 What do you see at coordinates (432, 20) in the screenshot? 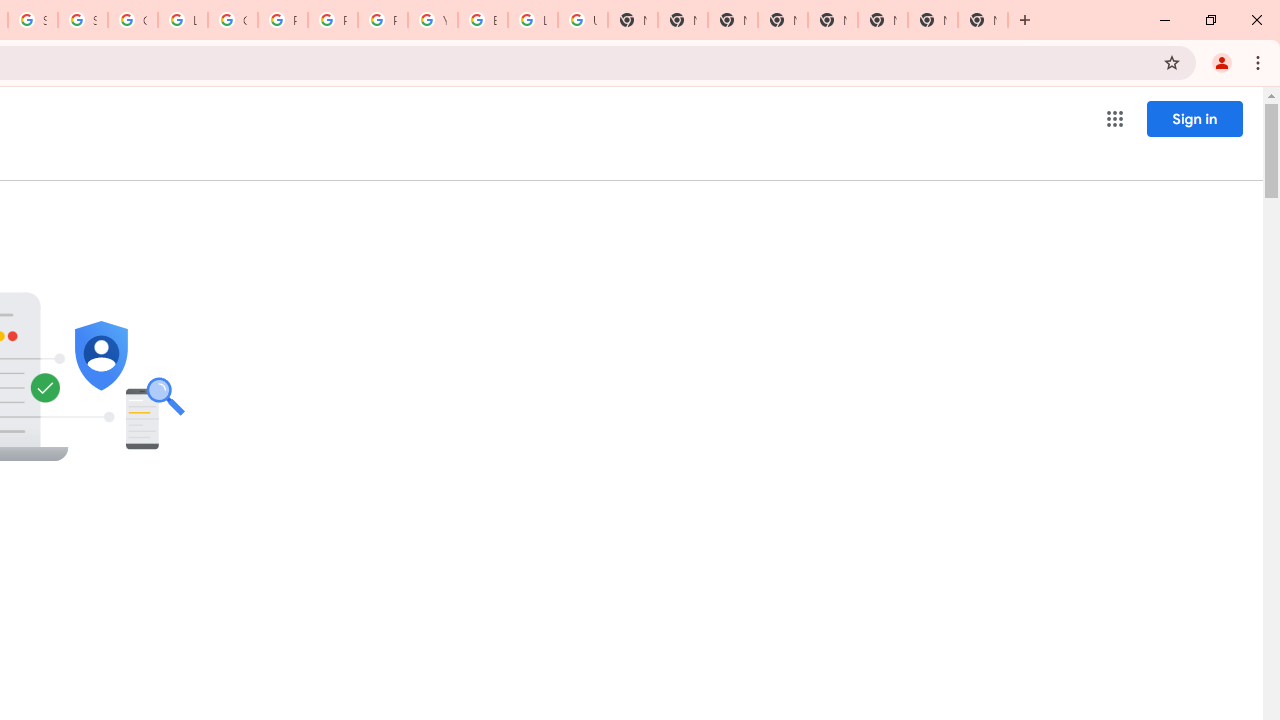
I see `'YouTube'` at bounding box center [432, 20].